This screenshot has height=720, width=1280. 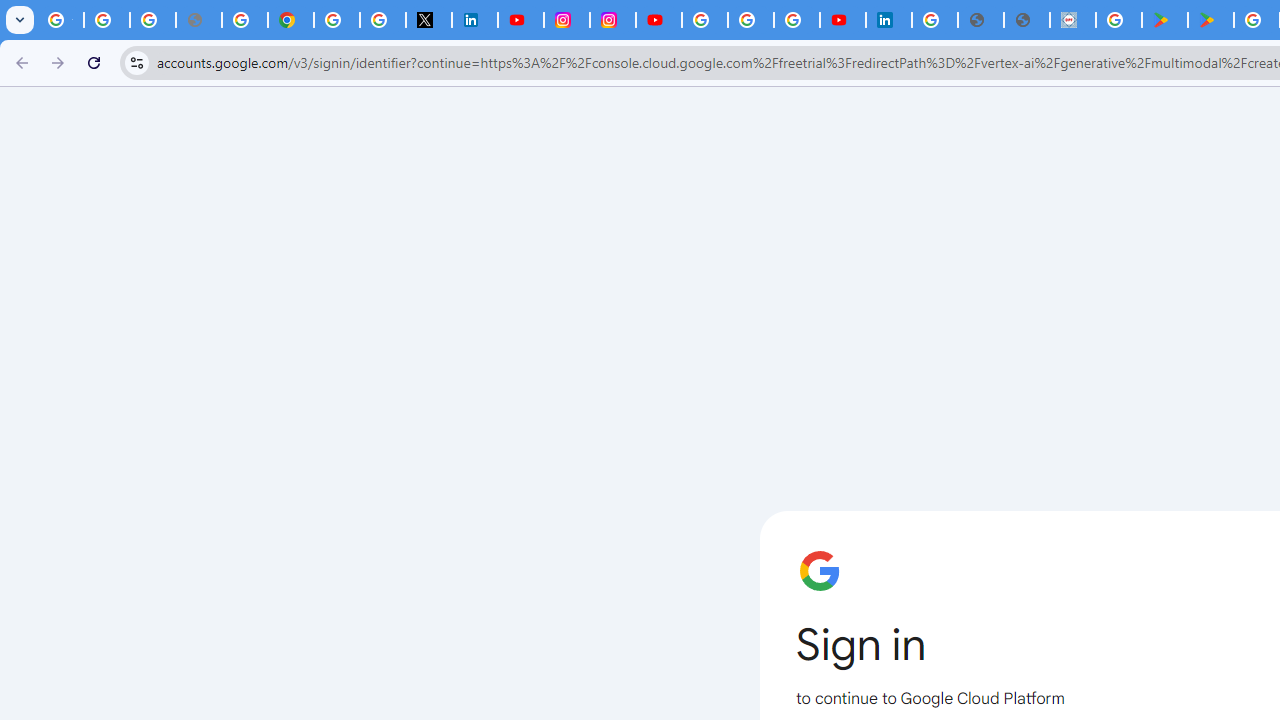 I want to click on 'Data Privacy Framework', so click(x=1071, y=20).